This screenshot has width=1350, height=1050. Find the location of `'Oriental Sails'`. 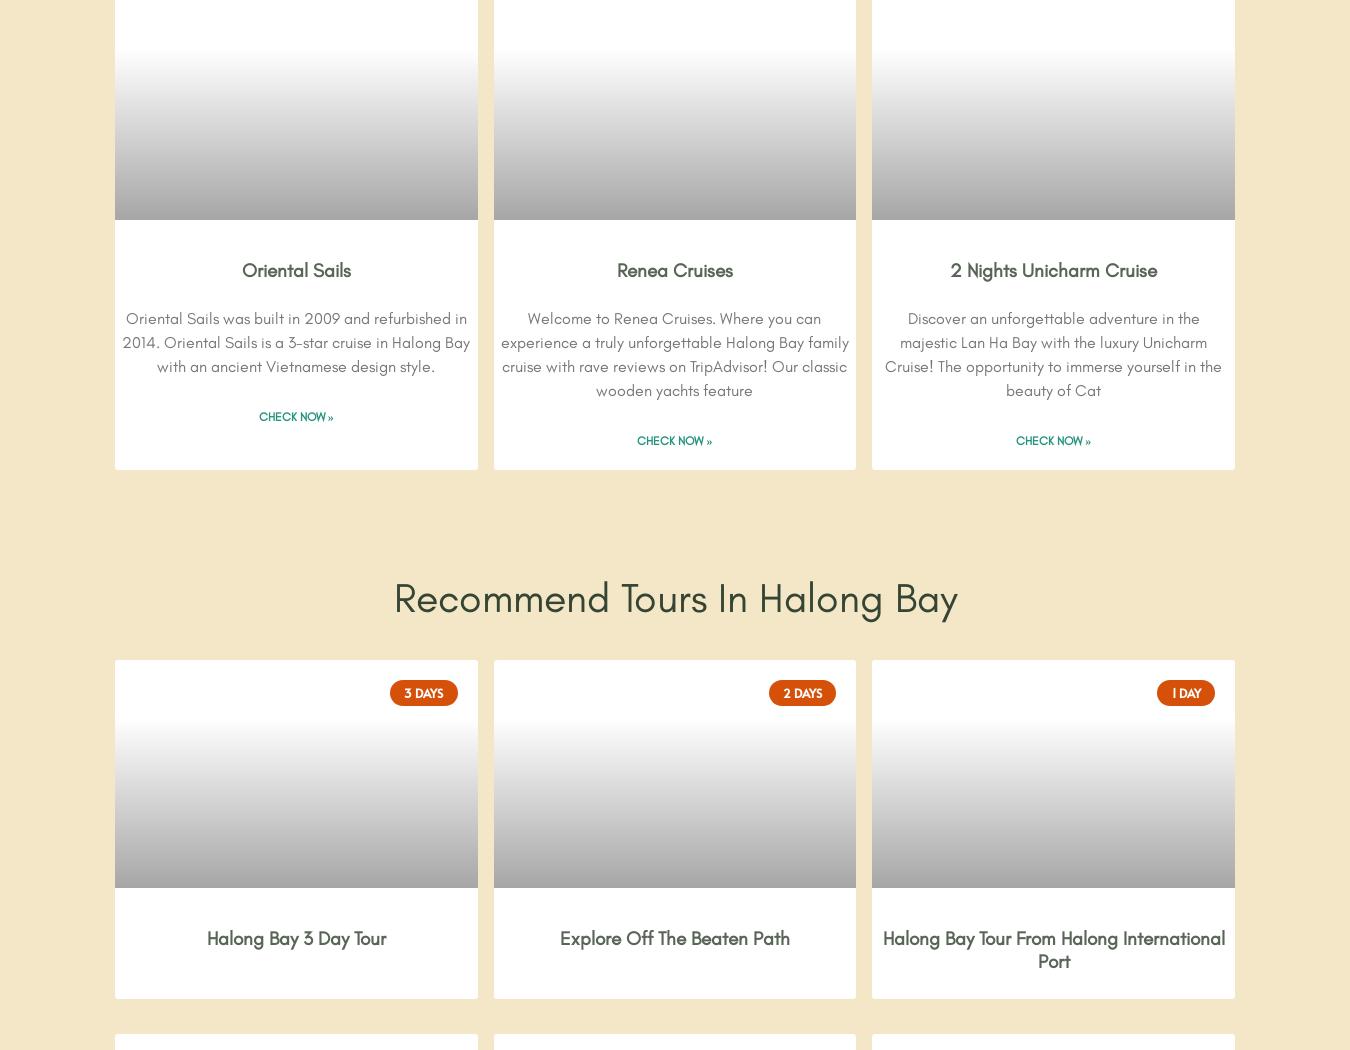

'Oriental Sails' is located at coordinates (294, 268).